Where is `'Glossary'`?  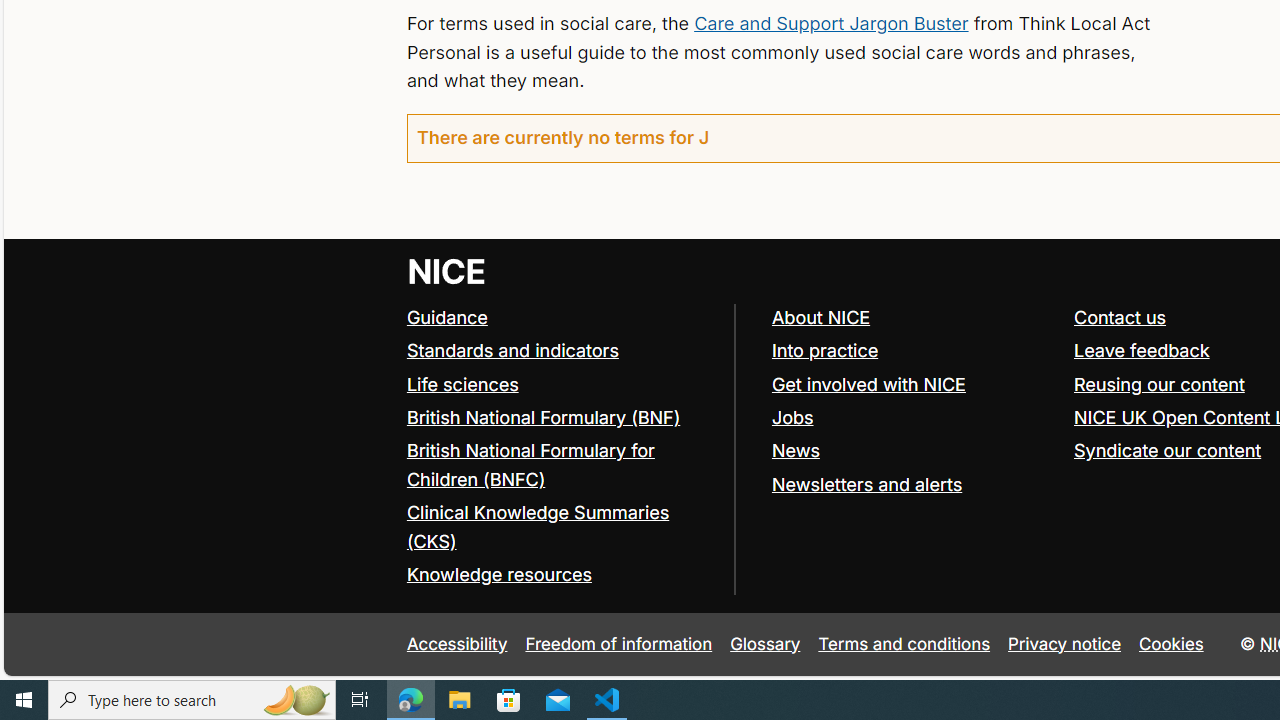
'Glossary' is located at coordinates (764, 644).